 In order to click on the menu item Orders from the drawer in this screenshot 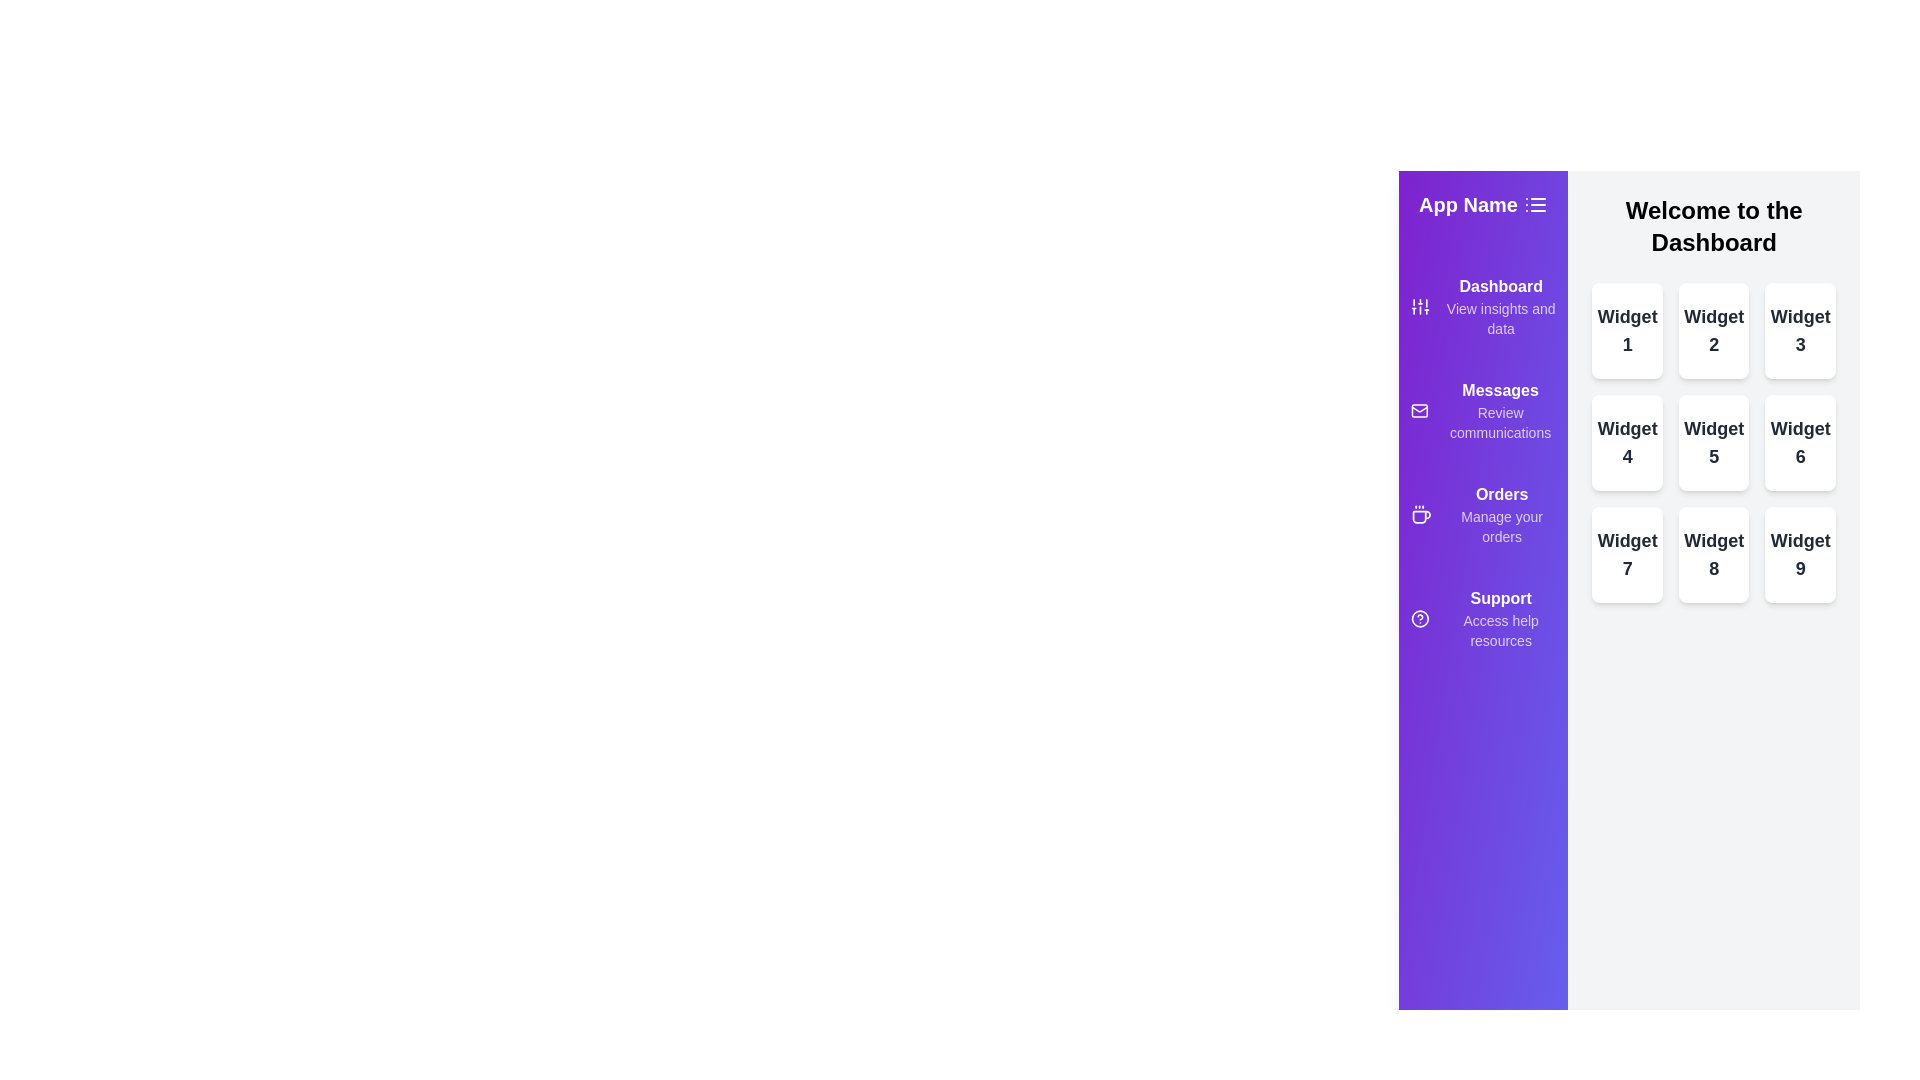, I will do `click(1483, 514)`.